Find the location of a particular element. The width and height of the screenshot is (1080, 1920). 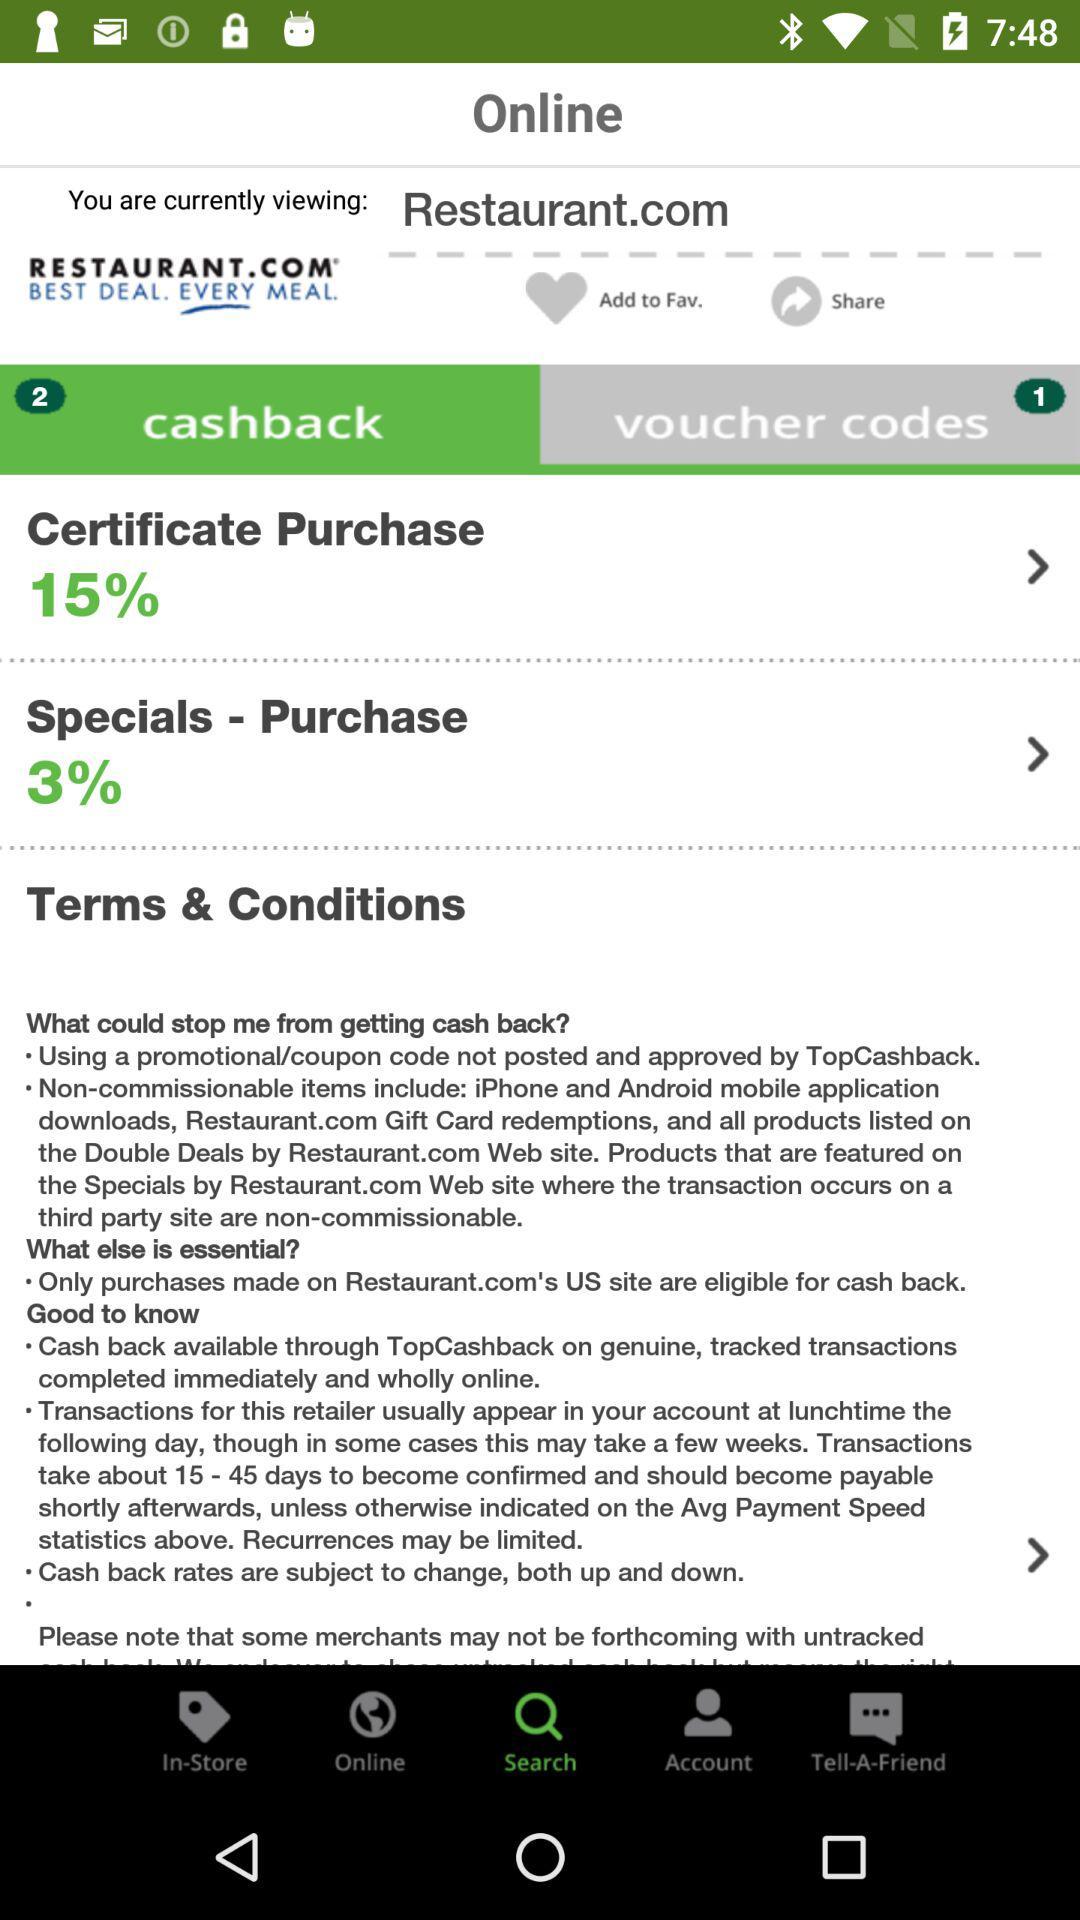

the chat icon is located at coordinates (874, 1728).